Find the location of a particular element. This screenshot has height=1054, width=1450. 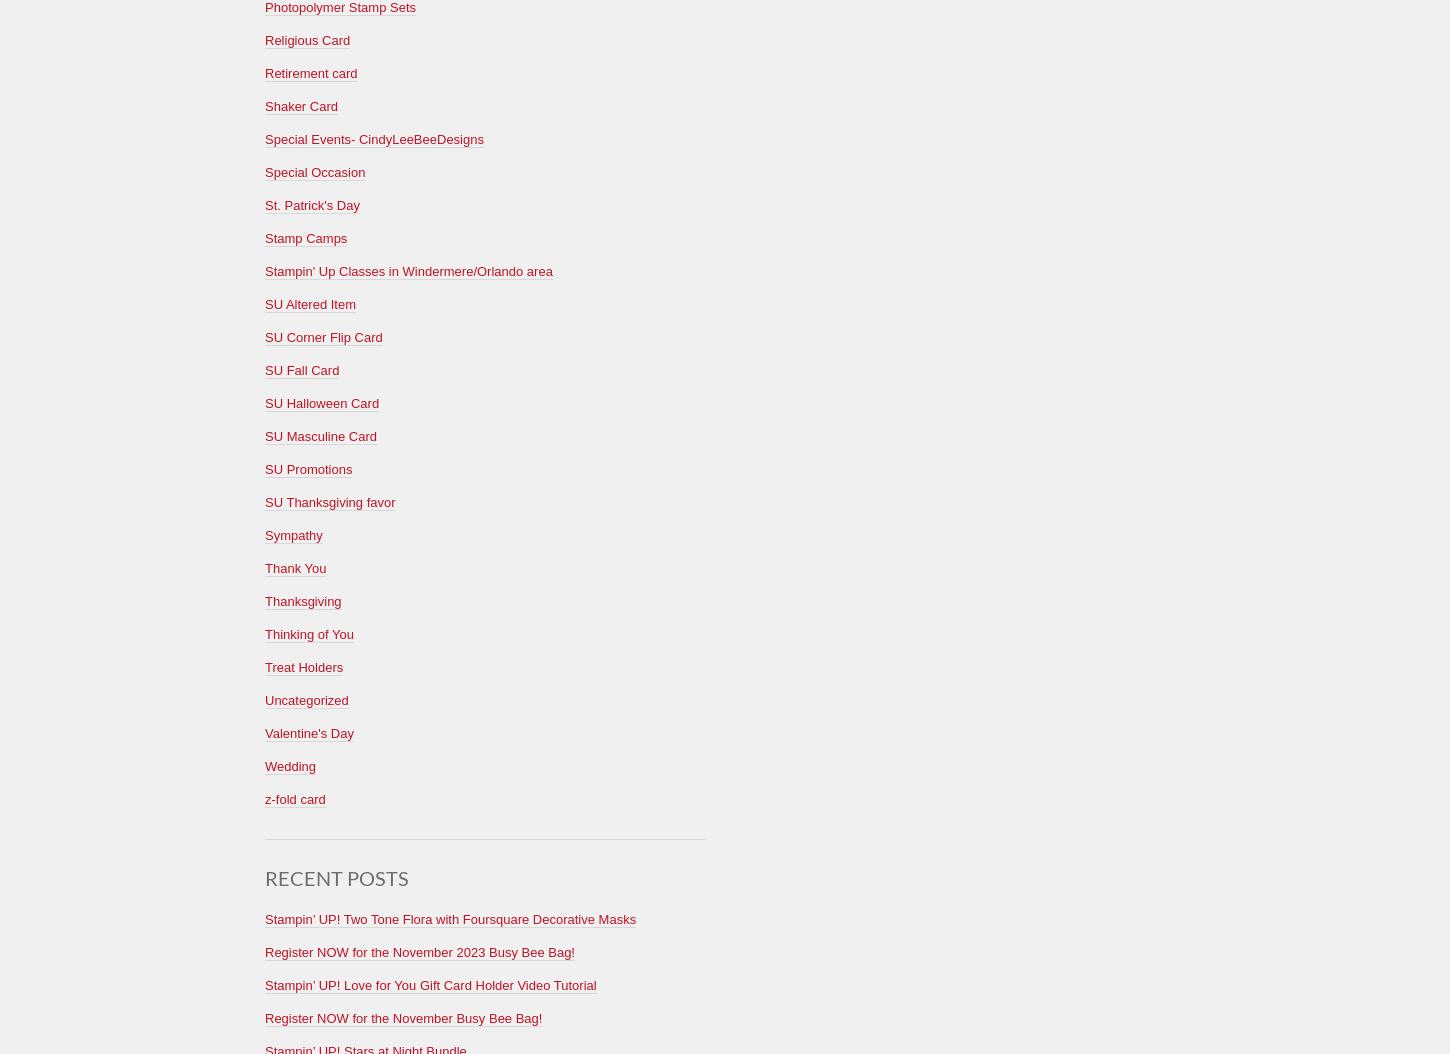

'z-fold card' is located at coordinates (294, 797).